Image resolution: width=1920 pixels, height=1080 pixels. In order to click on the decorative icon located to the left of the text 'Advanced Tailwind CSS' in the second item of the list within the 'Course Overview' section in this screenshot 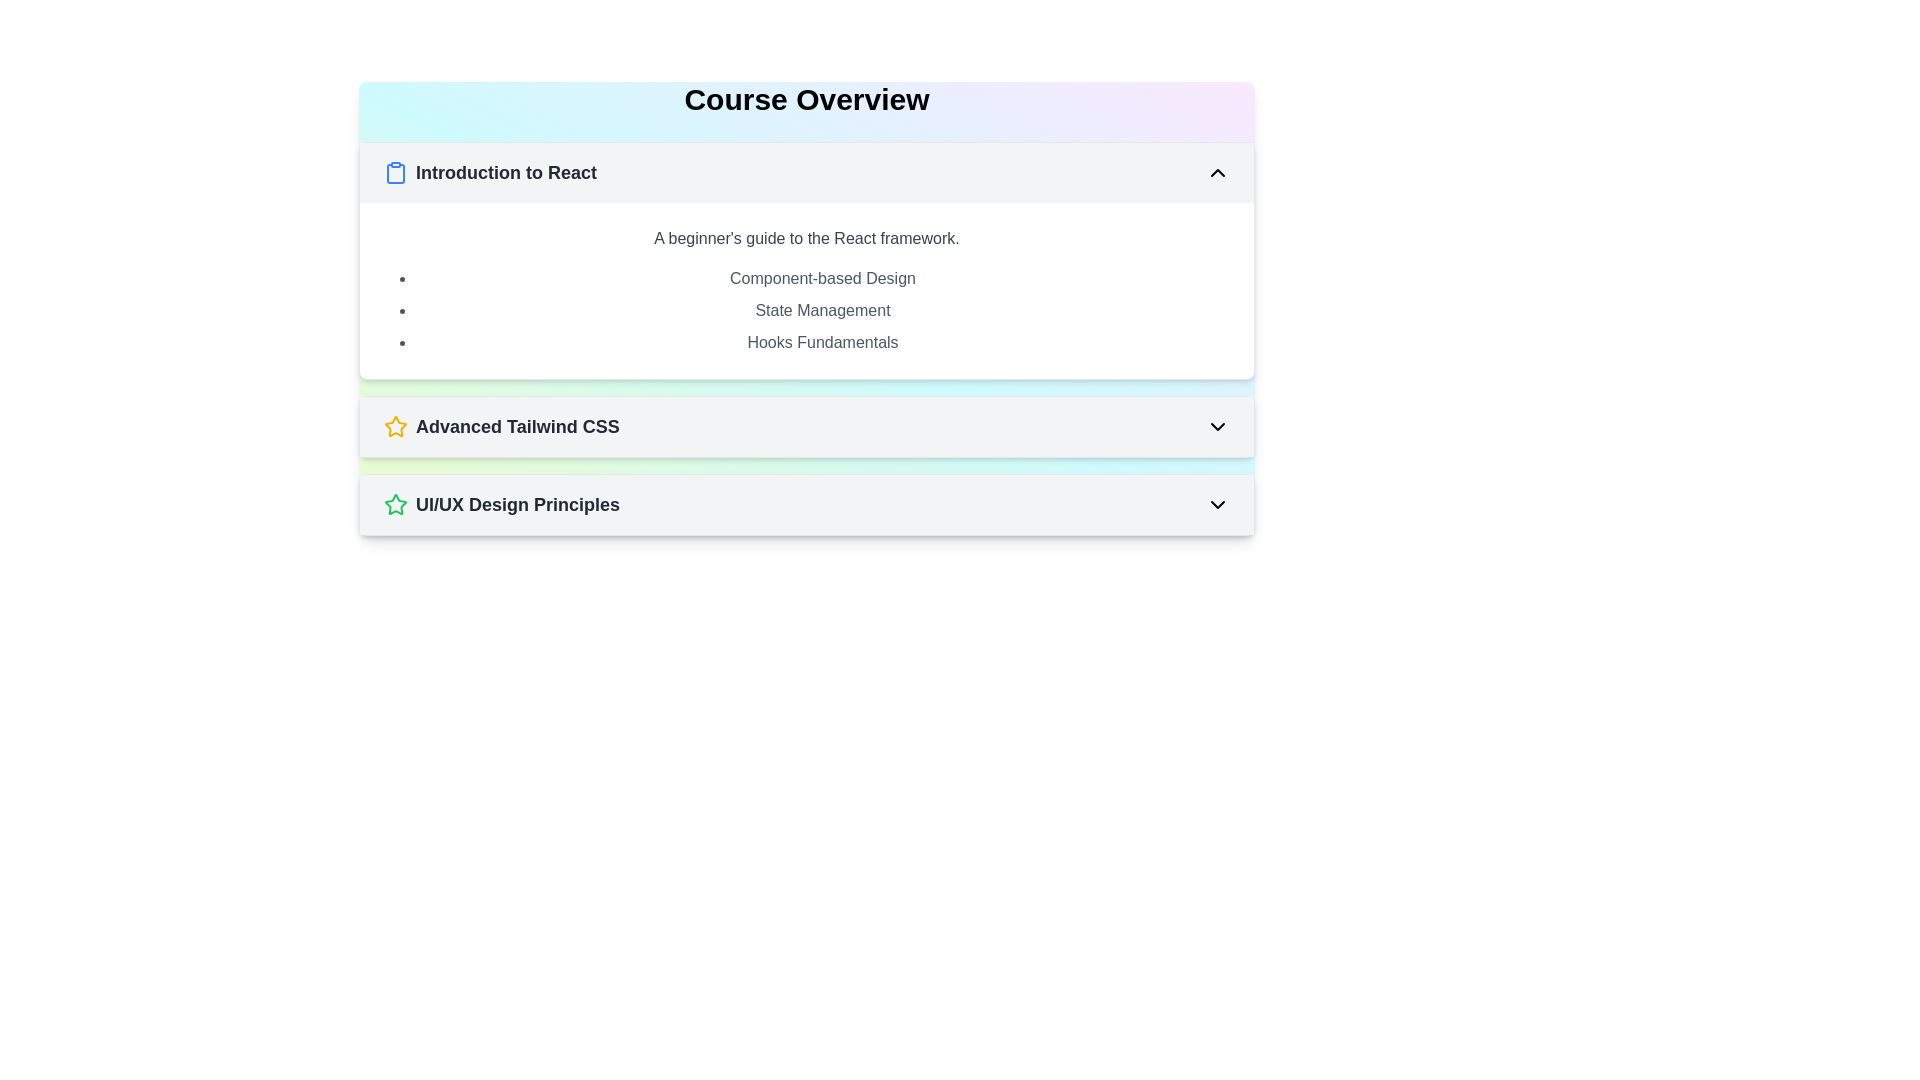, I will do `click(395, 503)`.